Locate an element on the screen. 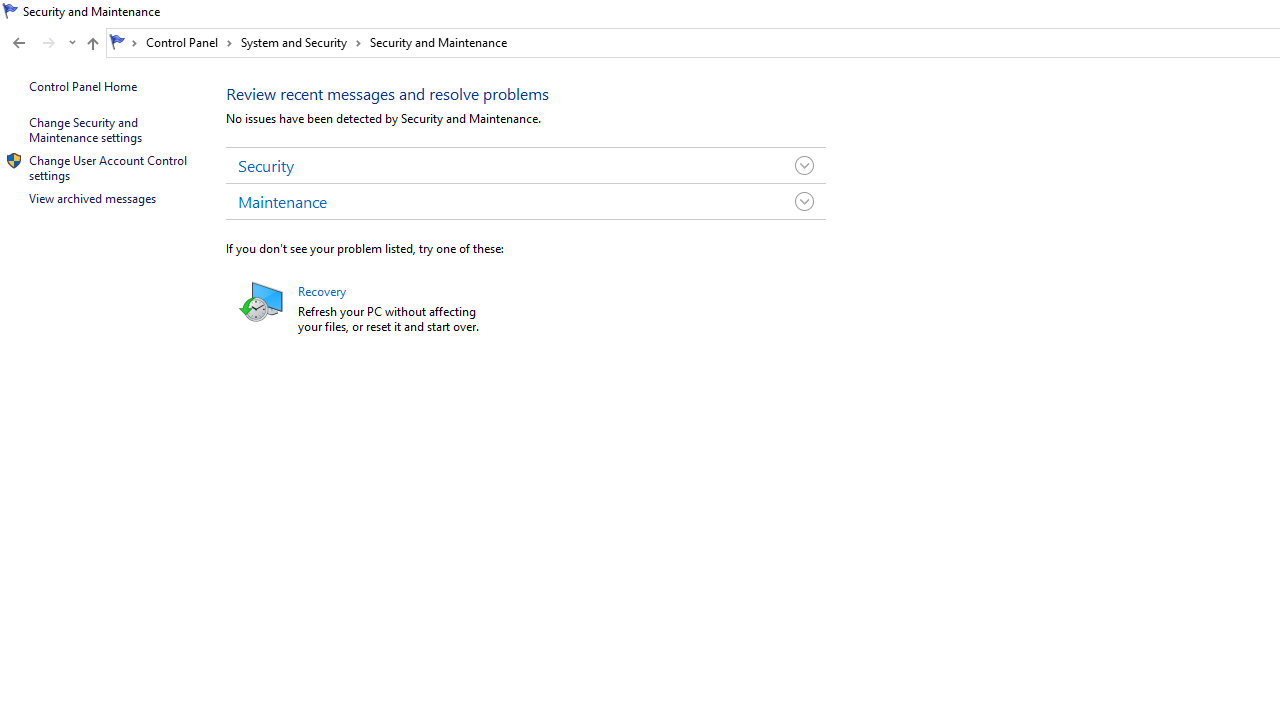  'Up to "System and Security" (Alt + Up Arrow)' is located at coordinates (91, 43).